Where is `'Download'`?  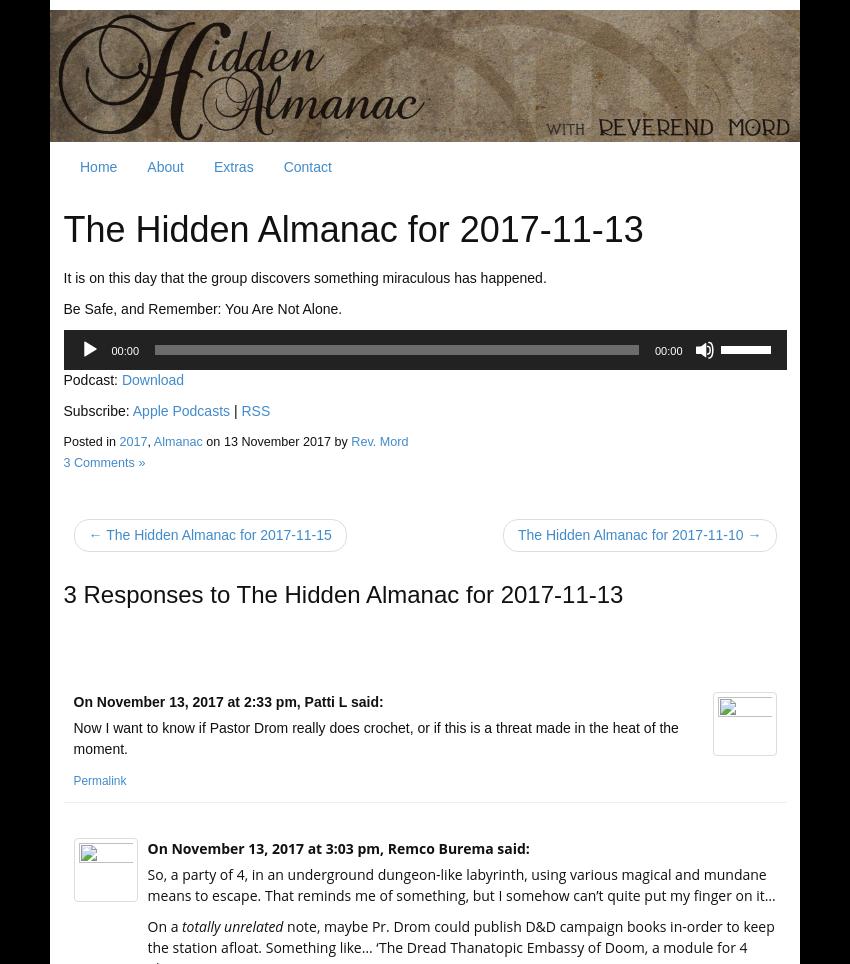
'Download' is located at coordinates (152, 379).